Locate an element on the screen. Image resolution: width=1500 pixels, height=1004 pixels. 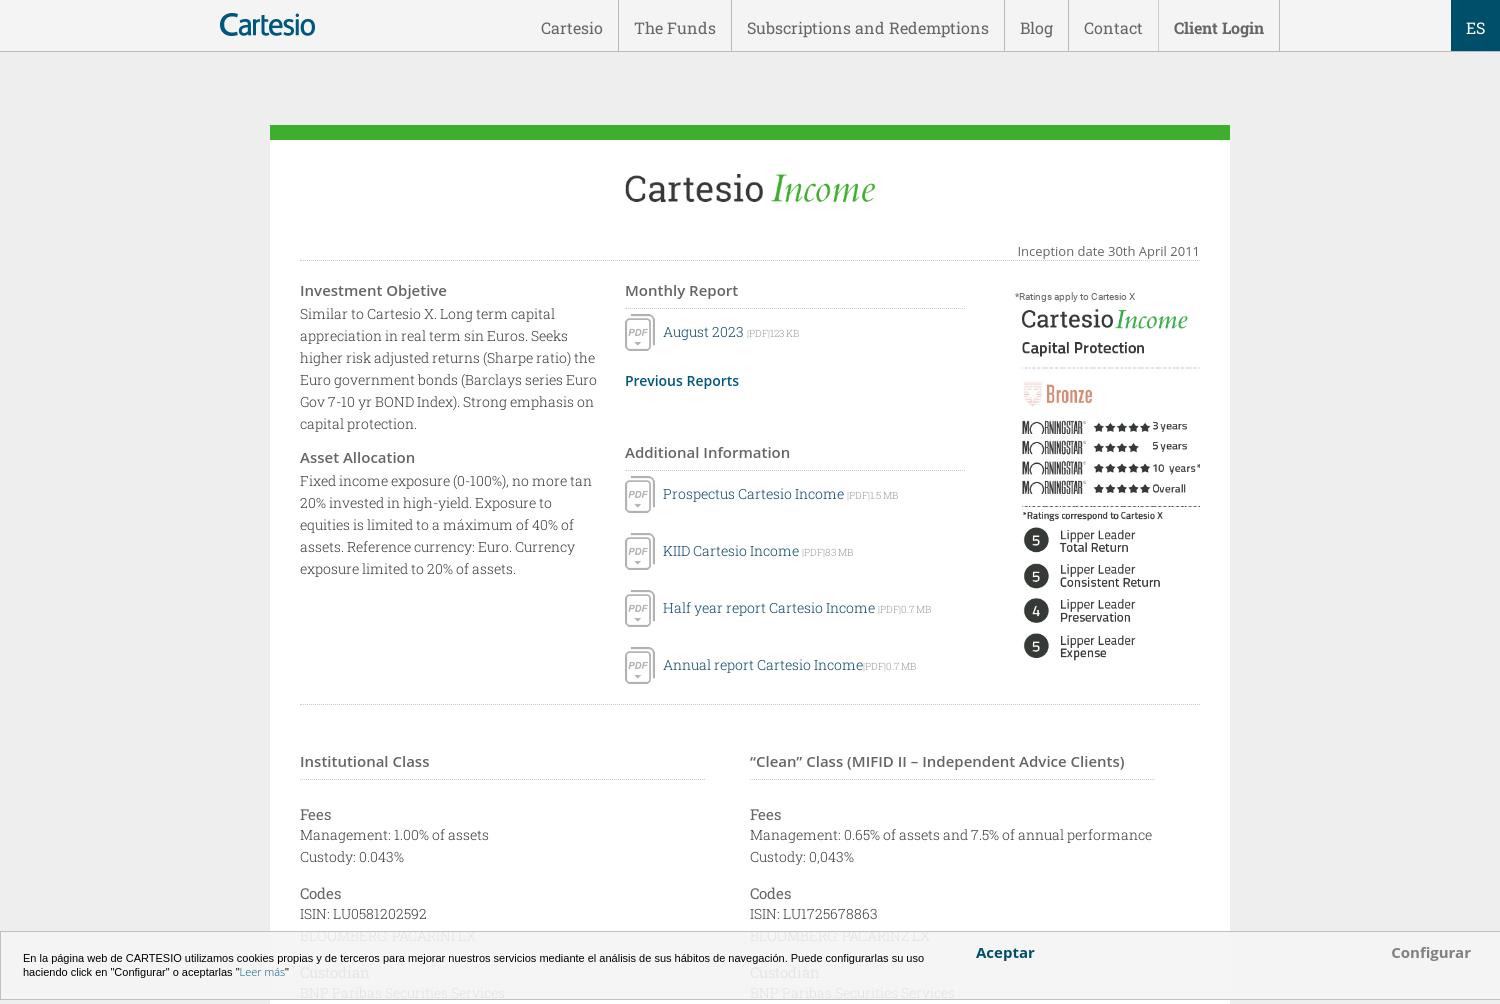
'Investment Objetive' is located at coordinates (300, 289).